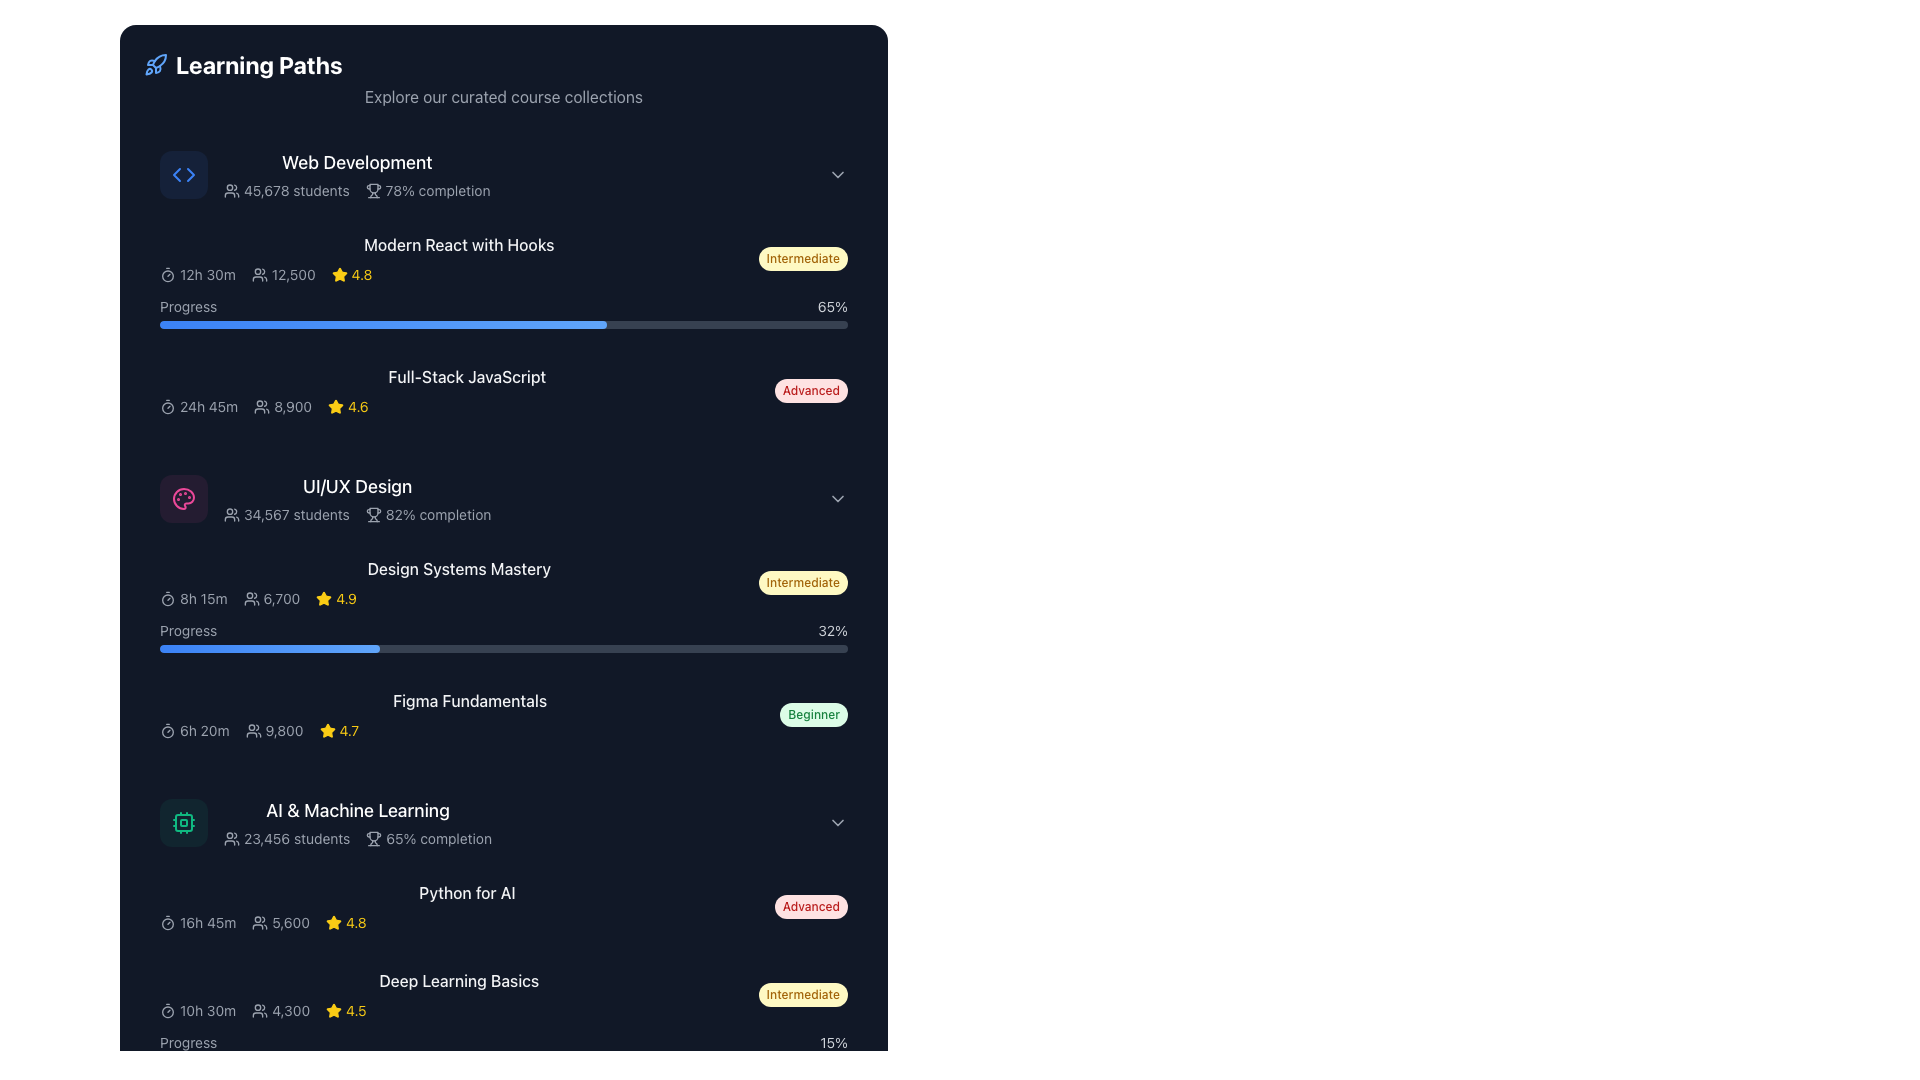  What do you see at coordinates (258, 274) in the screenshot?
I see `the icon indicating the number of participants in the 'Web Development' course entry, positioned to the left of the text '12,500'` at bounding box center [258, 274].